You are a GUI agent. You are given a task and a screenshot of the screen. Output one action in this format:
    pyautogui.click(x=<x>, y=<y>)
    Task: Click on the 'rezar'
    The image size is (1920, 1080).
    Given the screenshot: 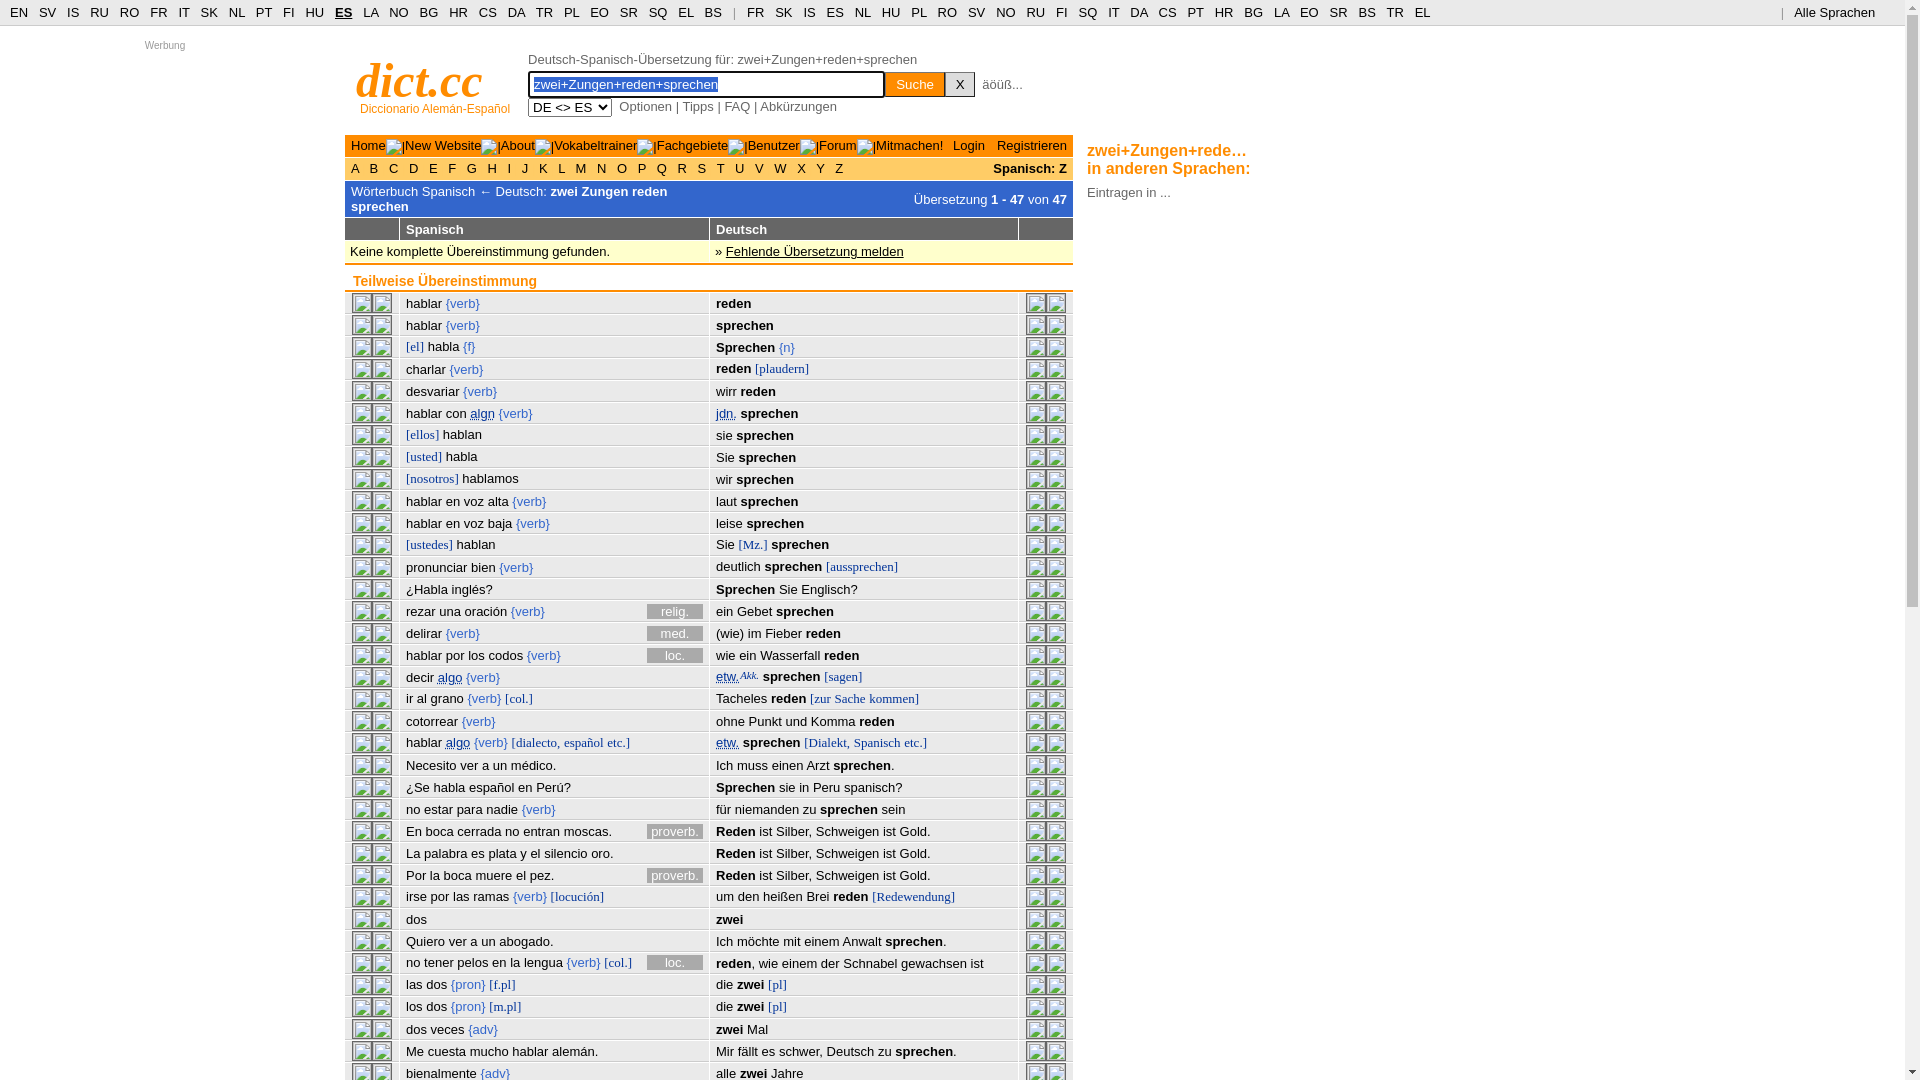 What is the action you would take?
    pyautogui.click(x=405, y=610)
    